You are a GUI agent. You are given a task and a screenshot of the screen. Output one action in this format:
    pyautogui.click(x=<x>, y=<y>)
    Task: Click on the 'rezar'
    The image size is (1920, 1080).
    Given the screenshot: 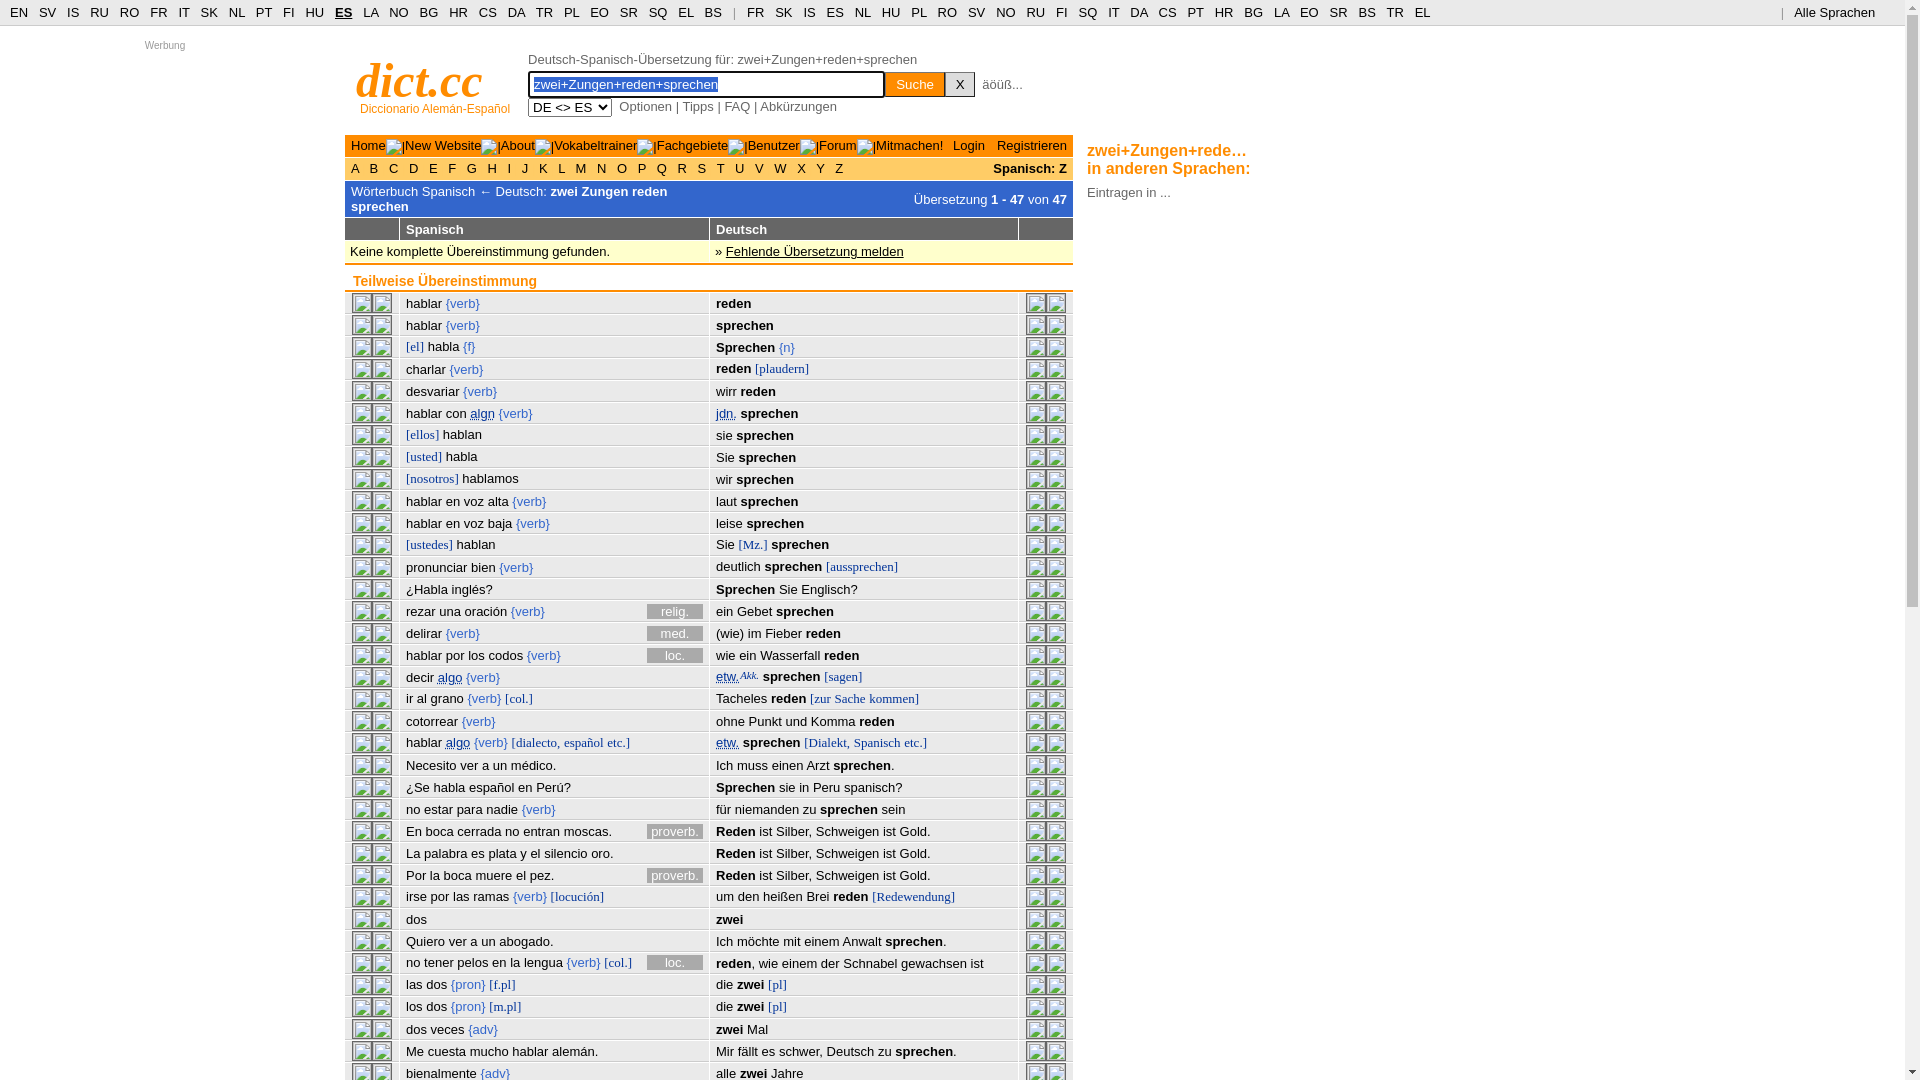 What is the action you would take?
    pyautogui.click(x=405, y=610)
    